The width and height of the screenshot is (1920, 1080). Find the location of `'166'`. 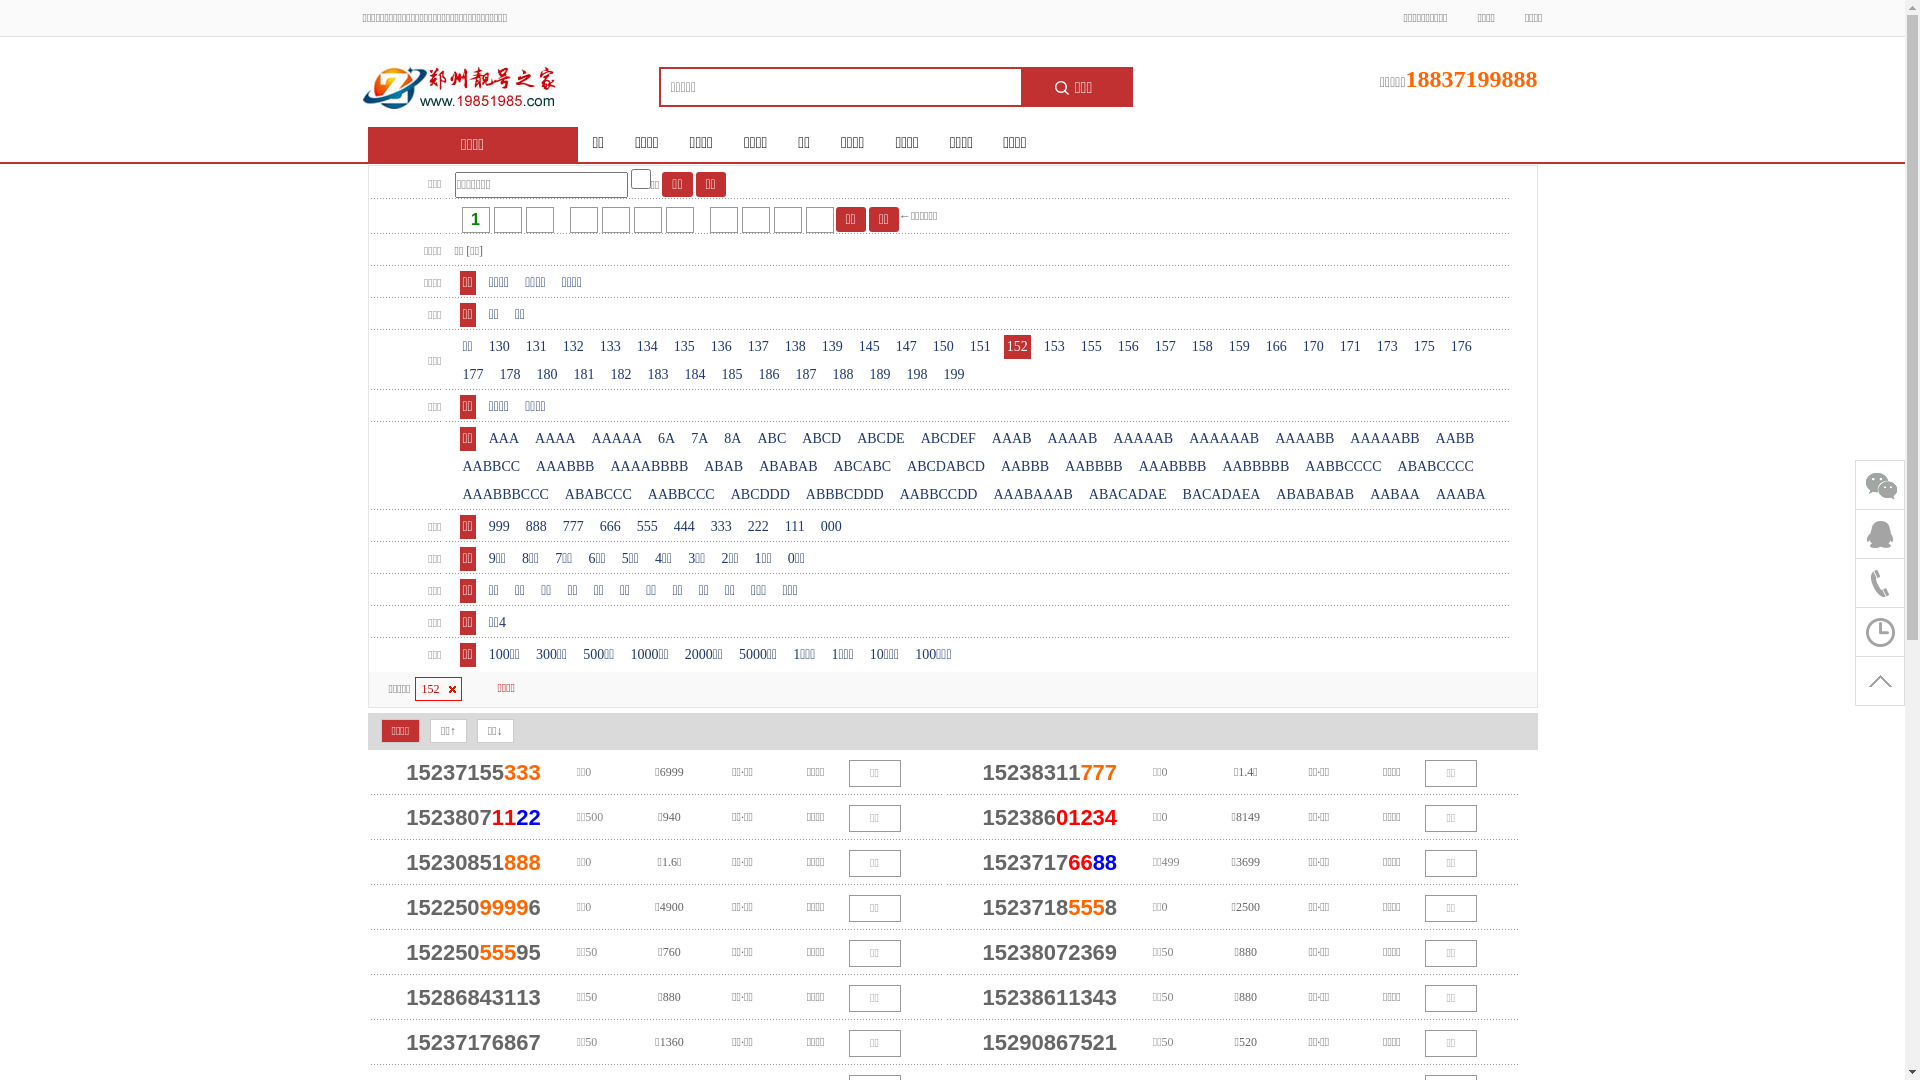

'166' is located at coordinates (1275, 346).